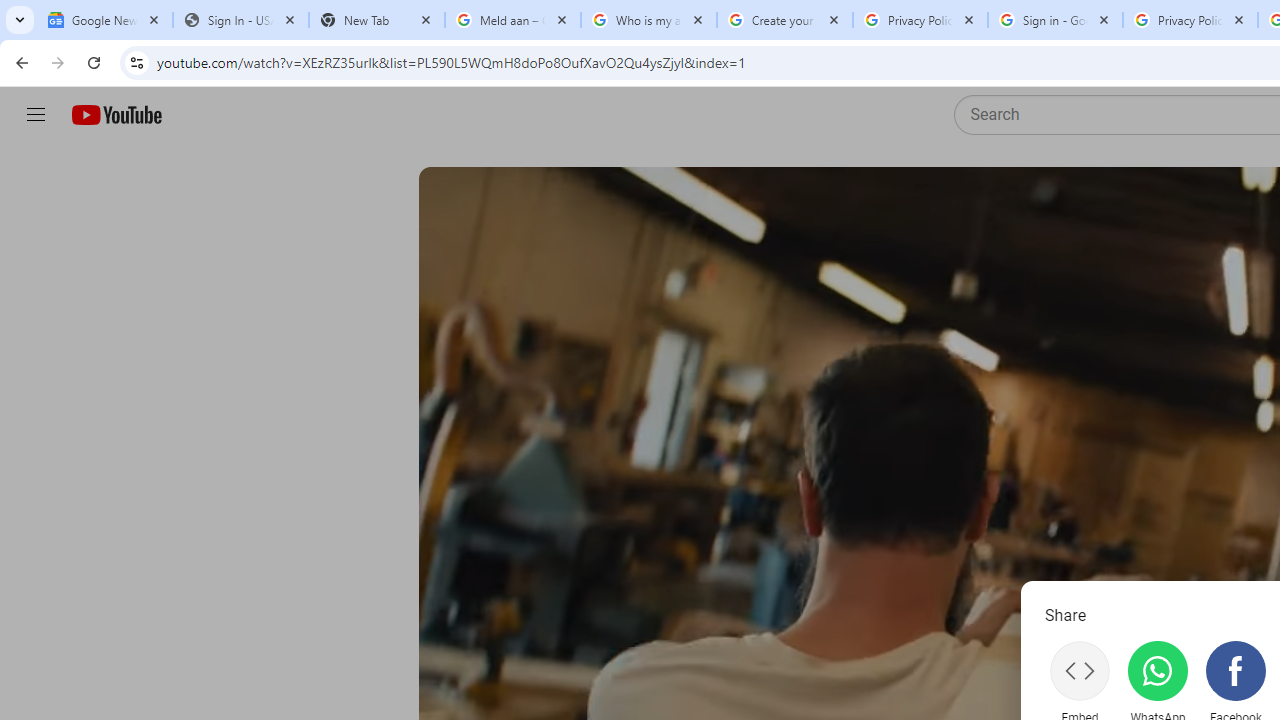 The height and width of the screenshot is (720, 1280). Describe the element at coordinates (35, 115) in the screenshot. I see `'Guide'` at that location.